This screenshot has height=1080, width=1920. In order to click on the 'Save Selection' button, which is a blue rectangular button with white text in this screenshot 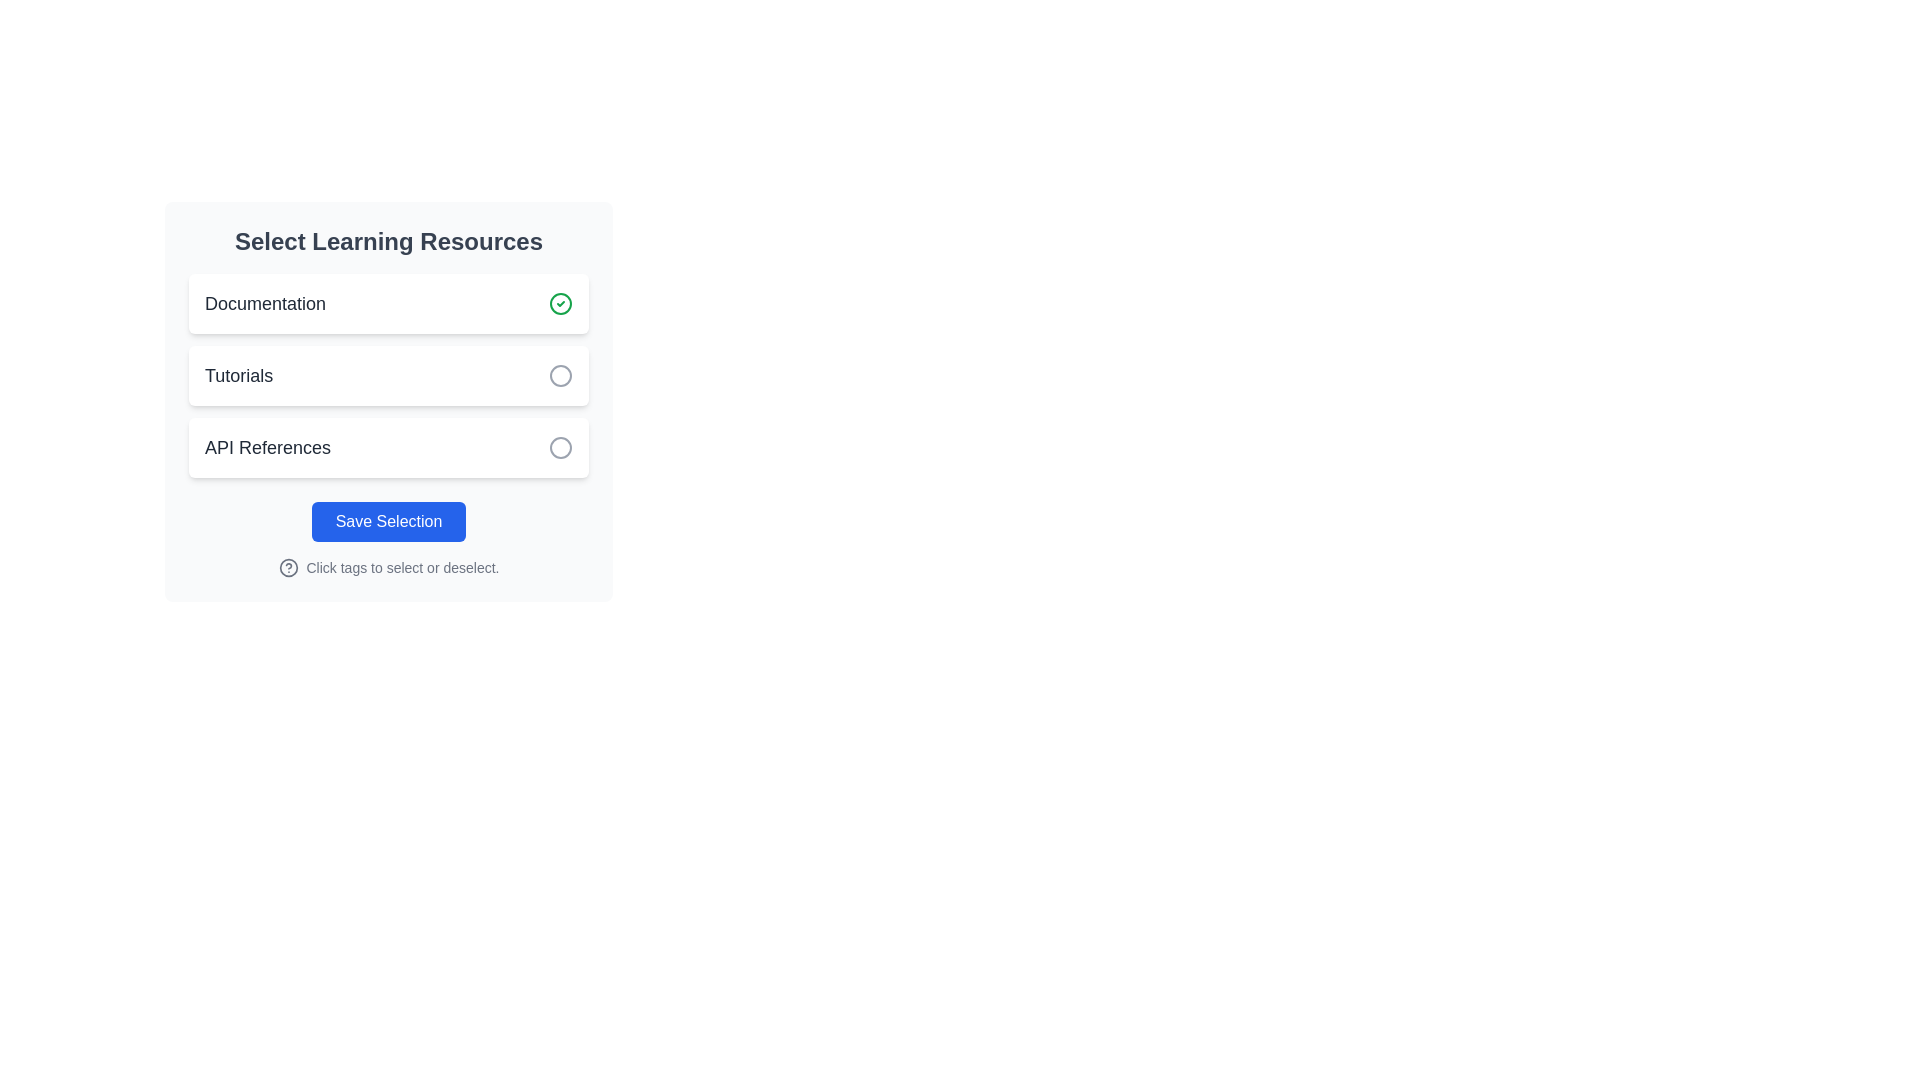, I will do `click(388, 520)`.